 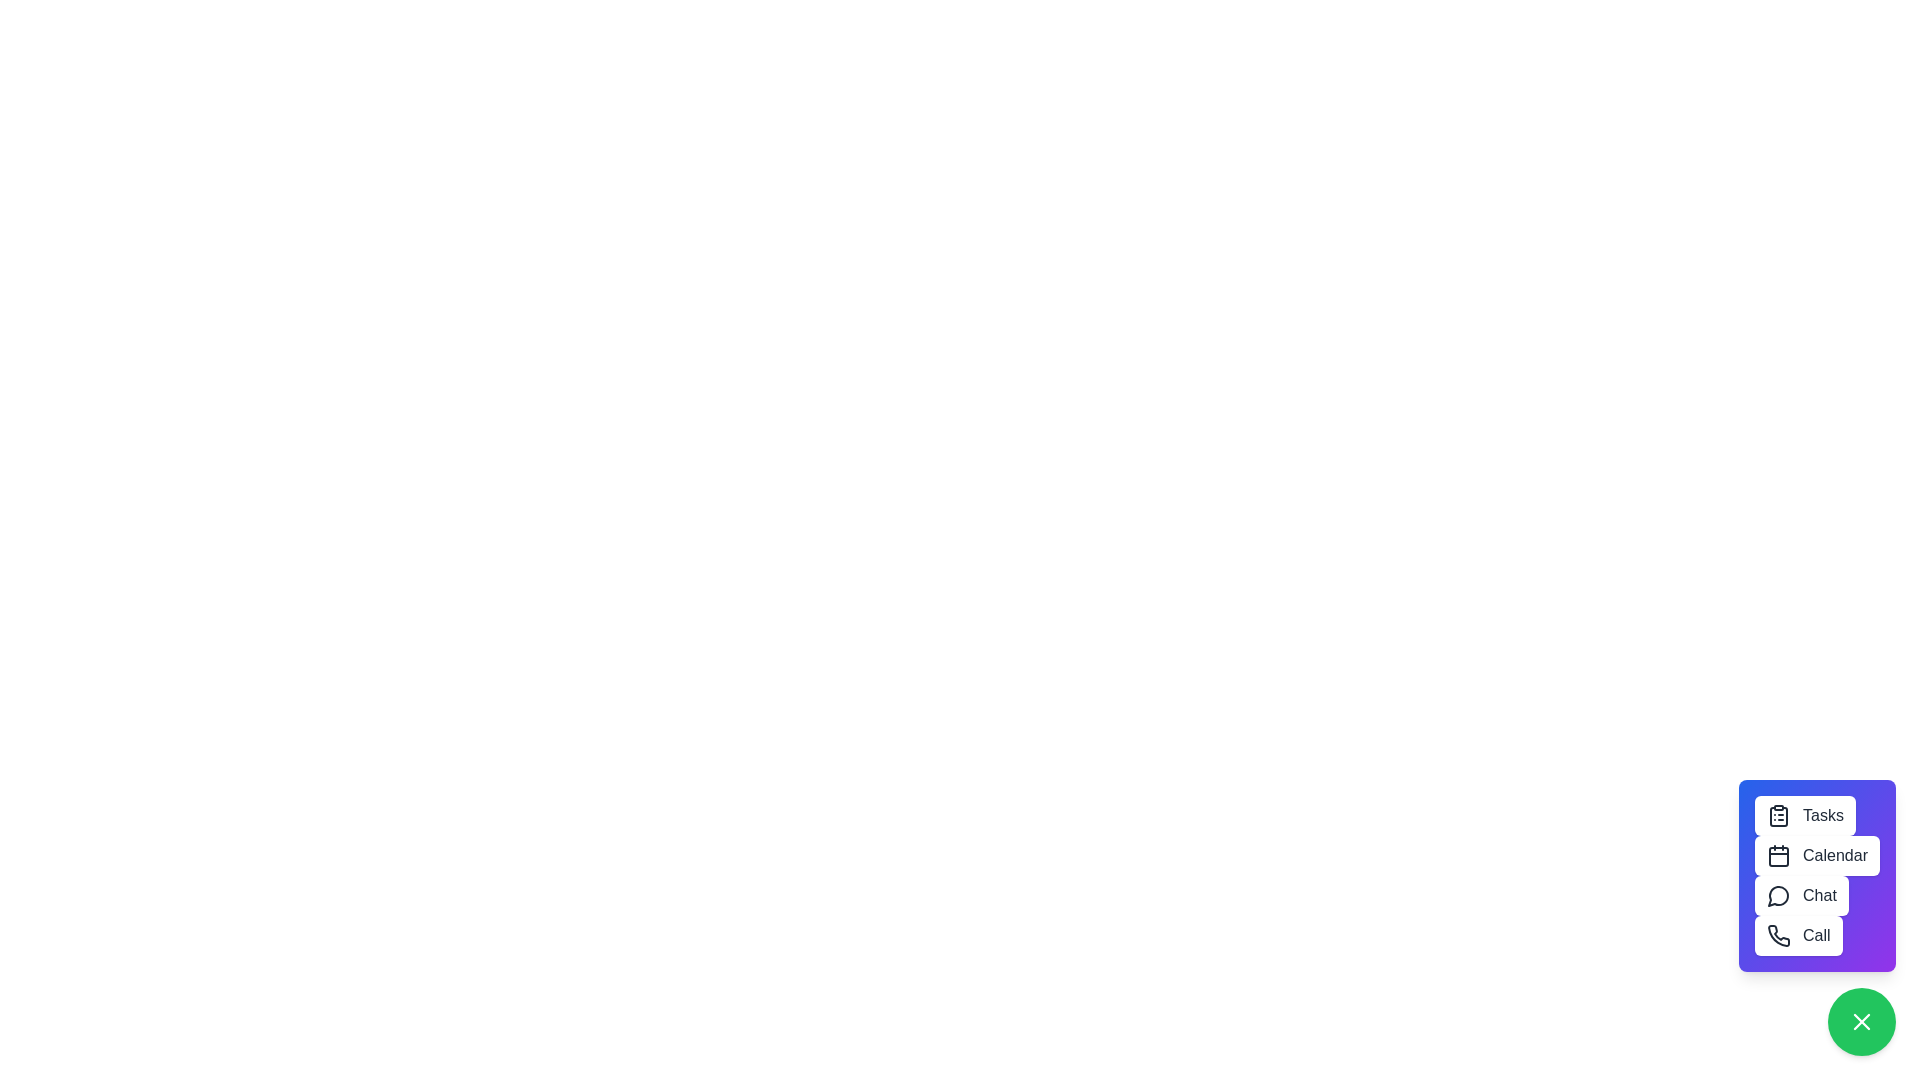 I want to click on the 'Calendar' button to view the schedule, so click(x=1817, y=855).